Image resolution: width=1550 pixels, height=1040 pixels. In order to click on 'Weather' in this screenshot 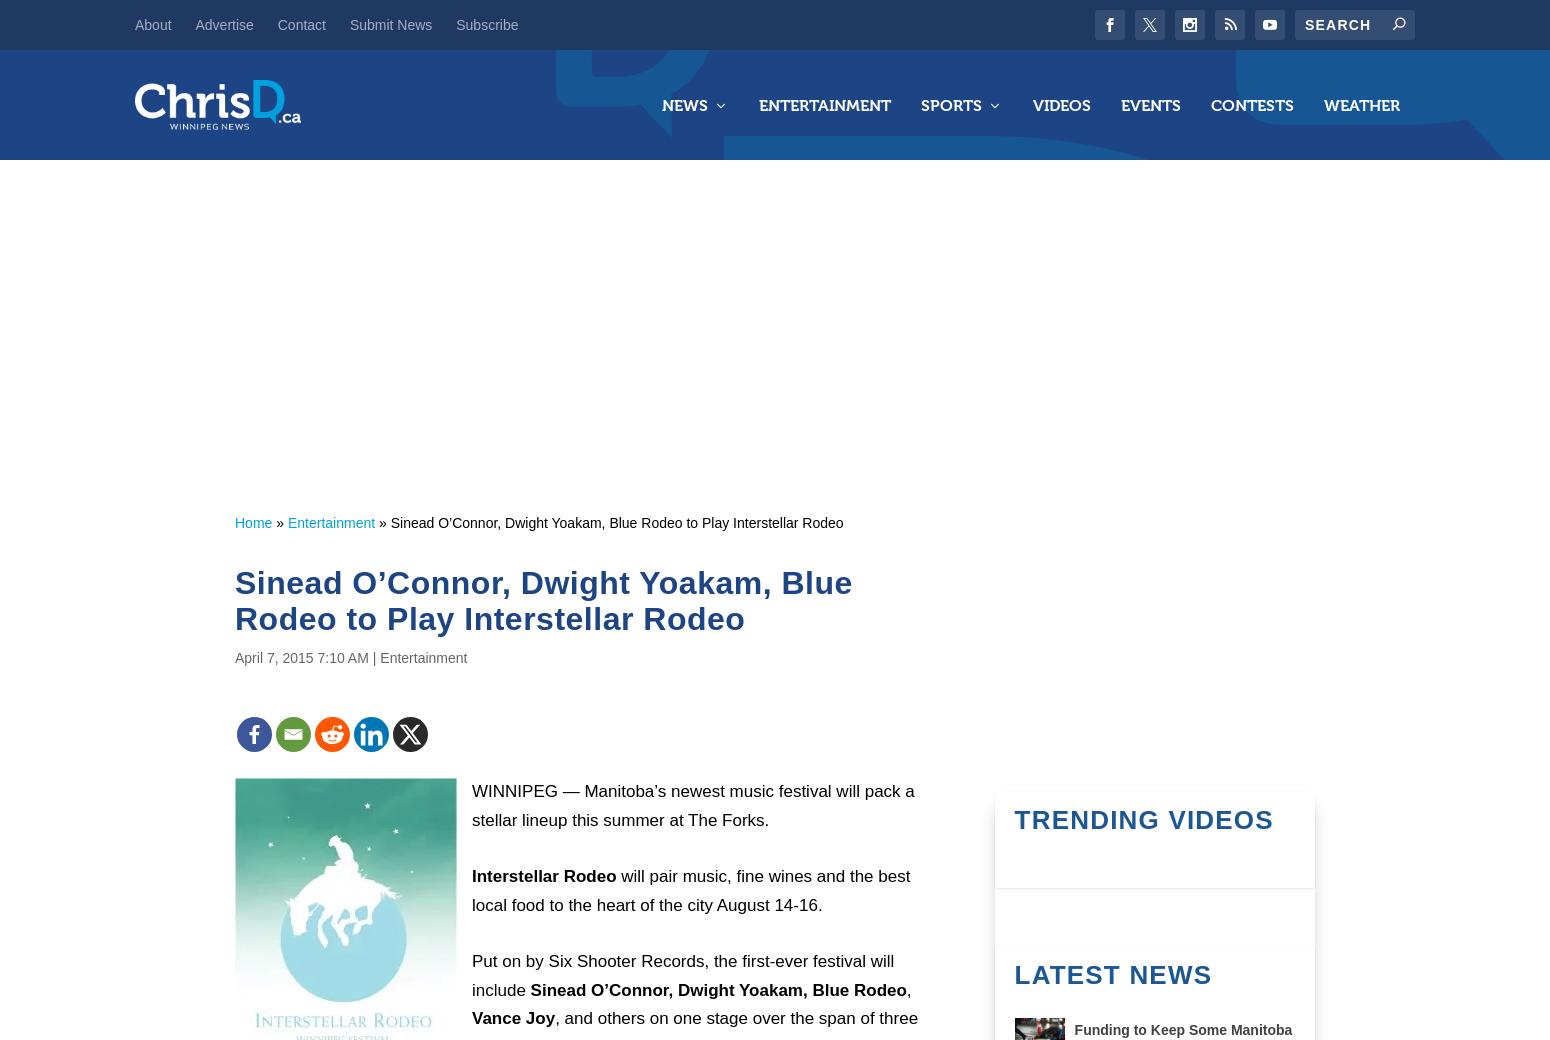, I will do `click(1361, 103)`.